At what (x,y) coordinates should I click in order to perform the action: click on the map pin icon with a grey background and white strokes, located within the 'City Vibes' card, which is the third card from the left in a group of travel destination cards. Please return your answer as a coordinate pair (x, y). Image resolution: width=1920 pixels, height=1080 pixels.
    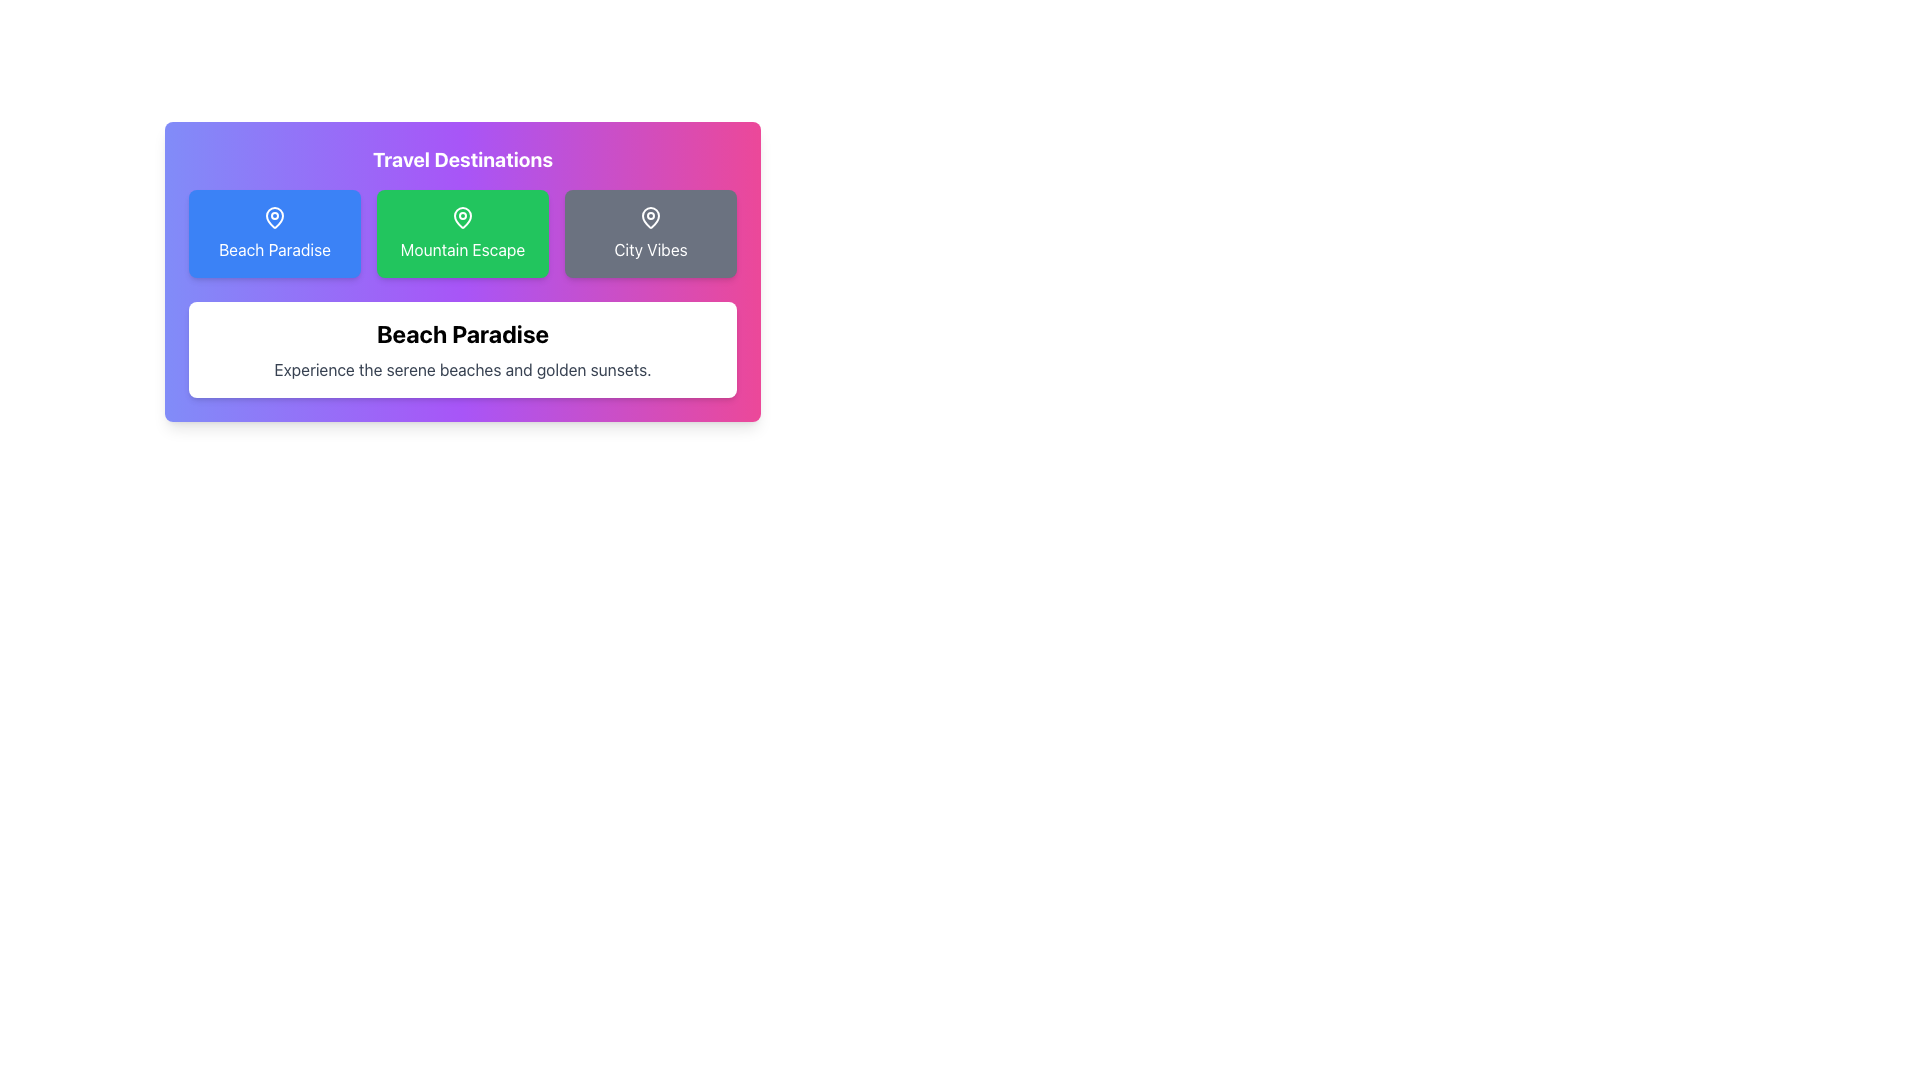
    Looking at the image, I should click on (651, 218).